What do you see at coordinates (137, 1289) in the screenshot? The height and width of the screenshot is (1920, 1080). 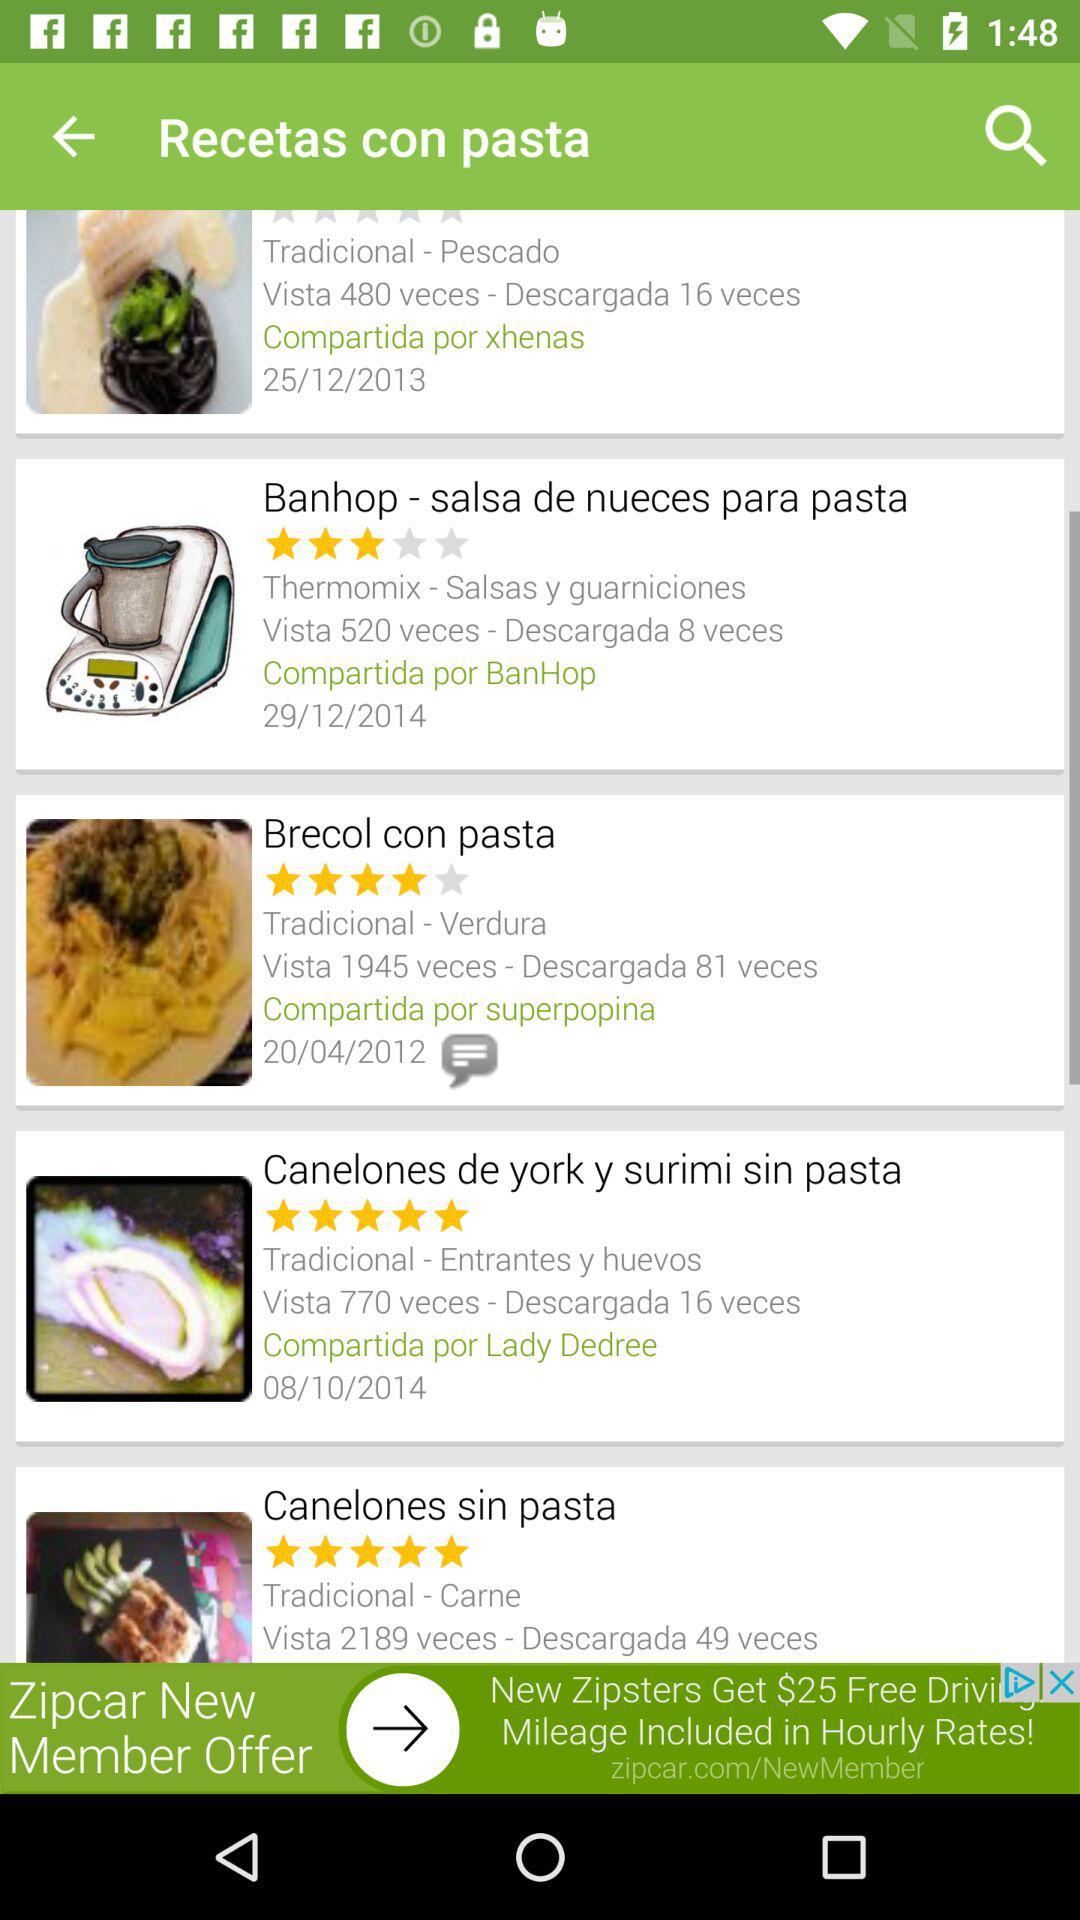 I see `the image beside canelones de york y surimi sin pasta` at bounding box center [137, 1289].